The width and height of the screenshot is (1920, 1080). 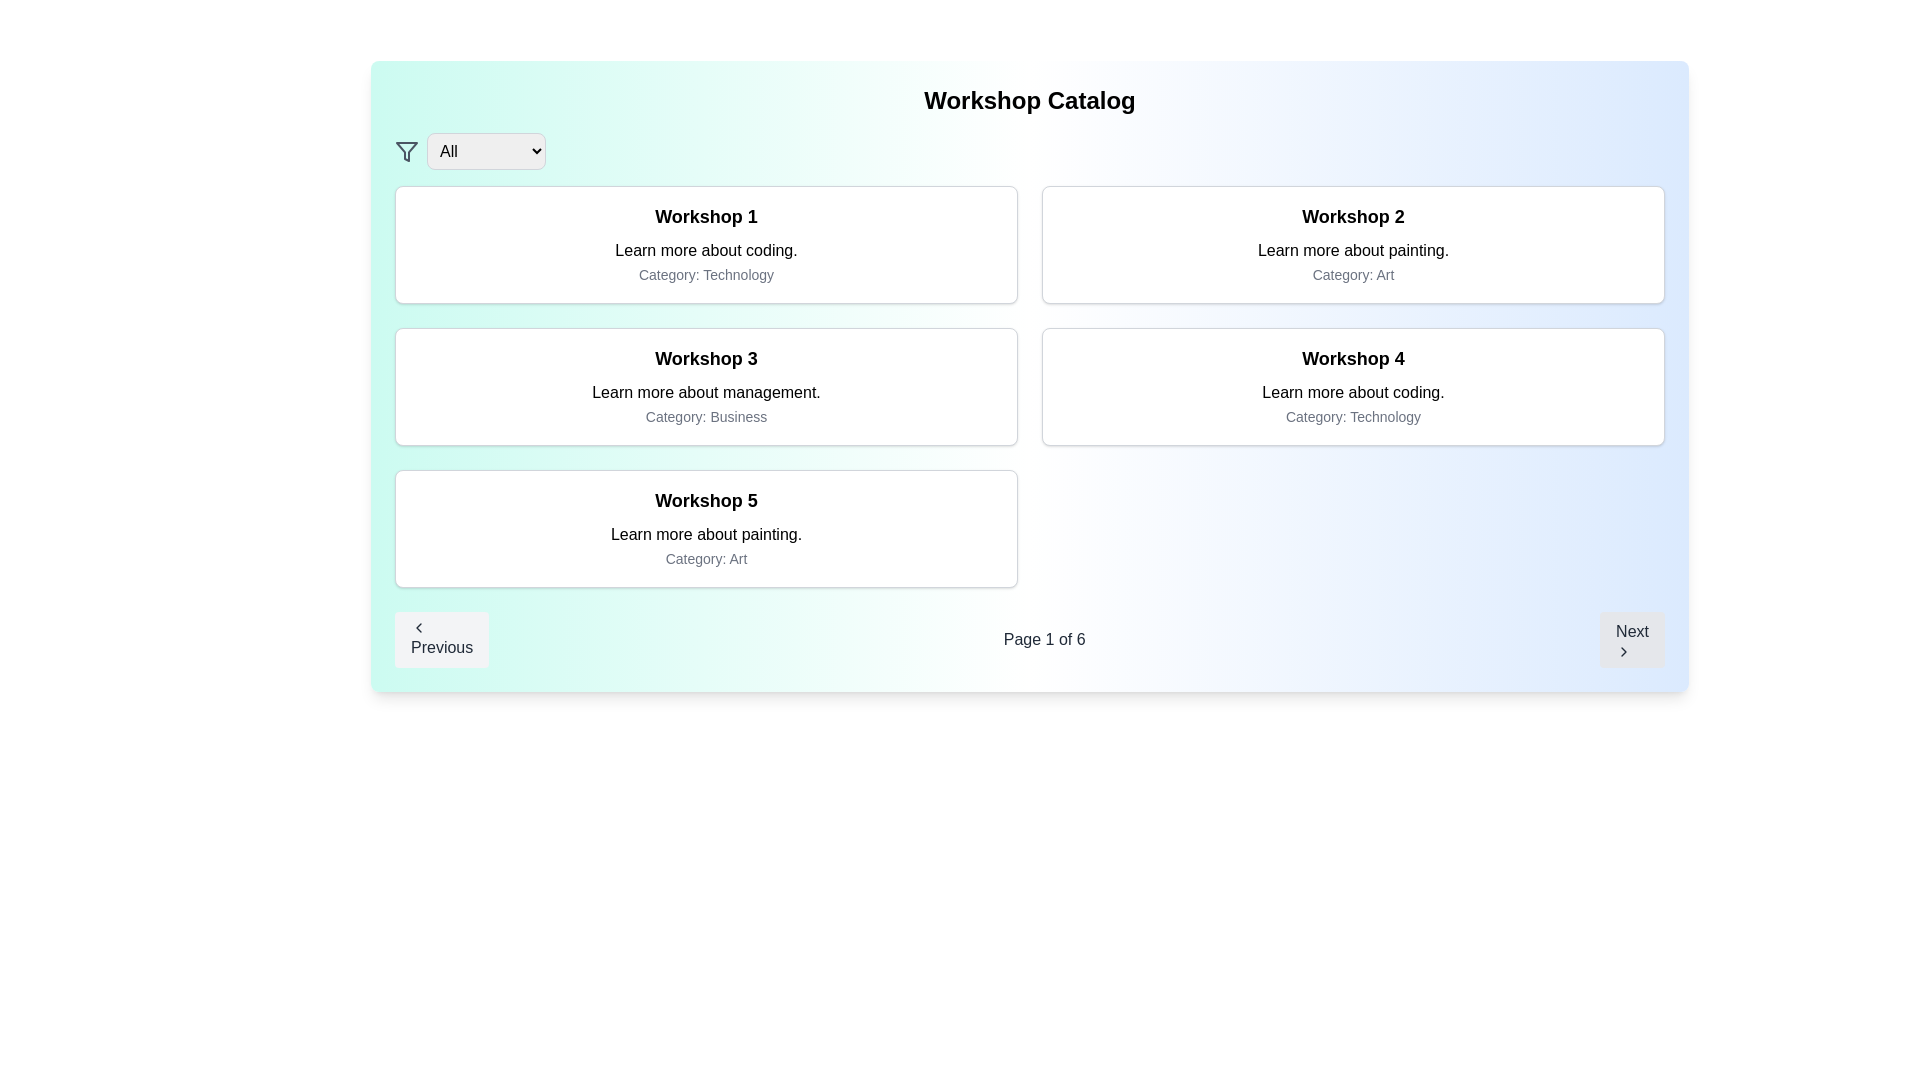 I want to click on the text label displaying 'Category: Technology' located within the fourth workshop card, positioned below 'Learn more about coding.', so click(x=1353, y=415).